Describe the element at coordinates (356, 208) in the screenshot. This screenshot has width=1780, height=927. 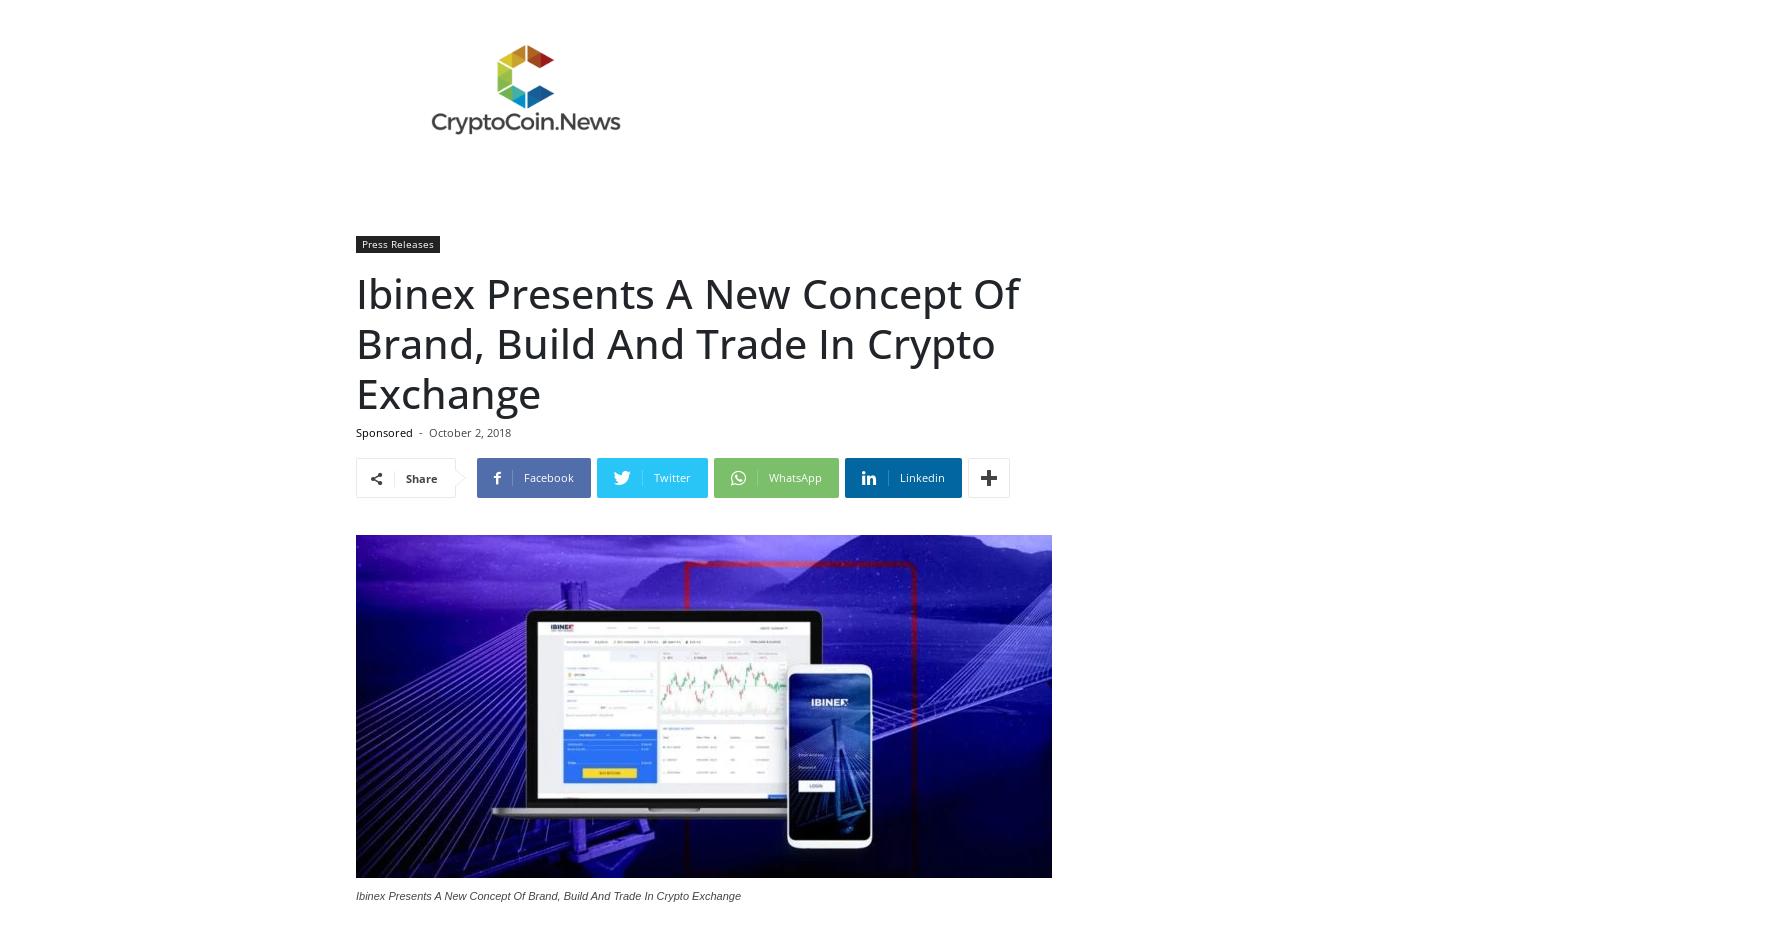
I see `'“However, if exchanges come without branding ideas (as most of the clients do) then Ibinex will take the full responsibility. We always accept challenging jobs to create a prominent brand image of crypto exchanges. Our commitment gets fulfilled with the help of the easiest procedures encouraging and fruitful for clients” Yafit shared further.'` at that location.